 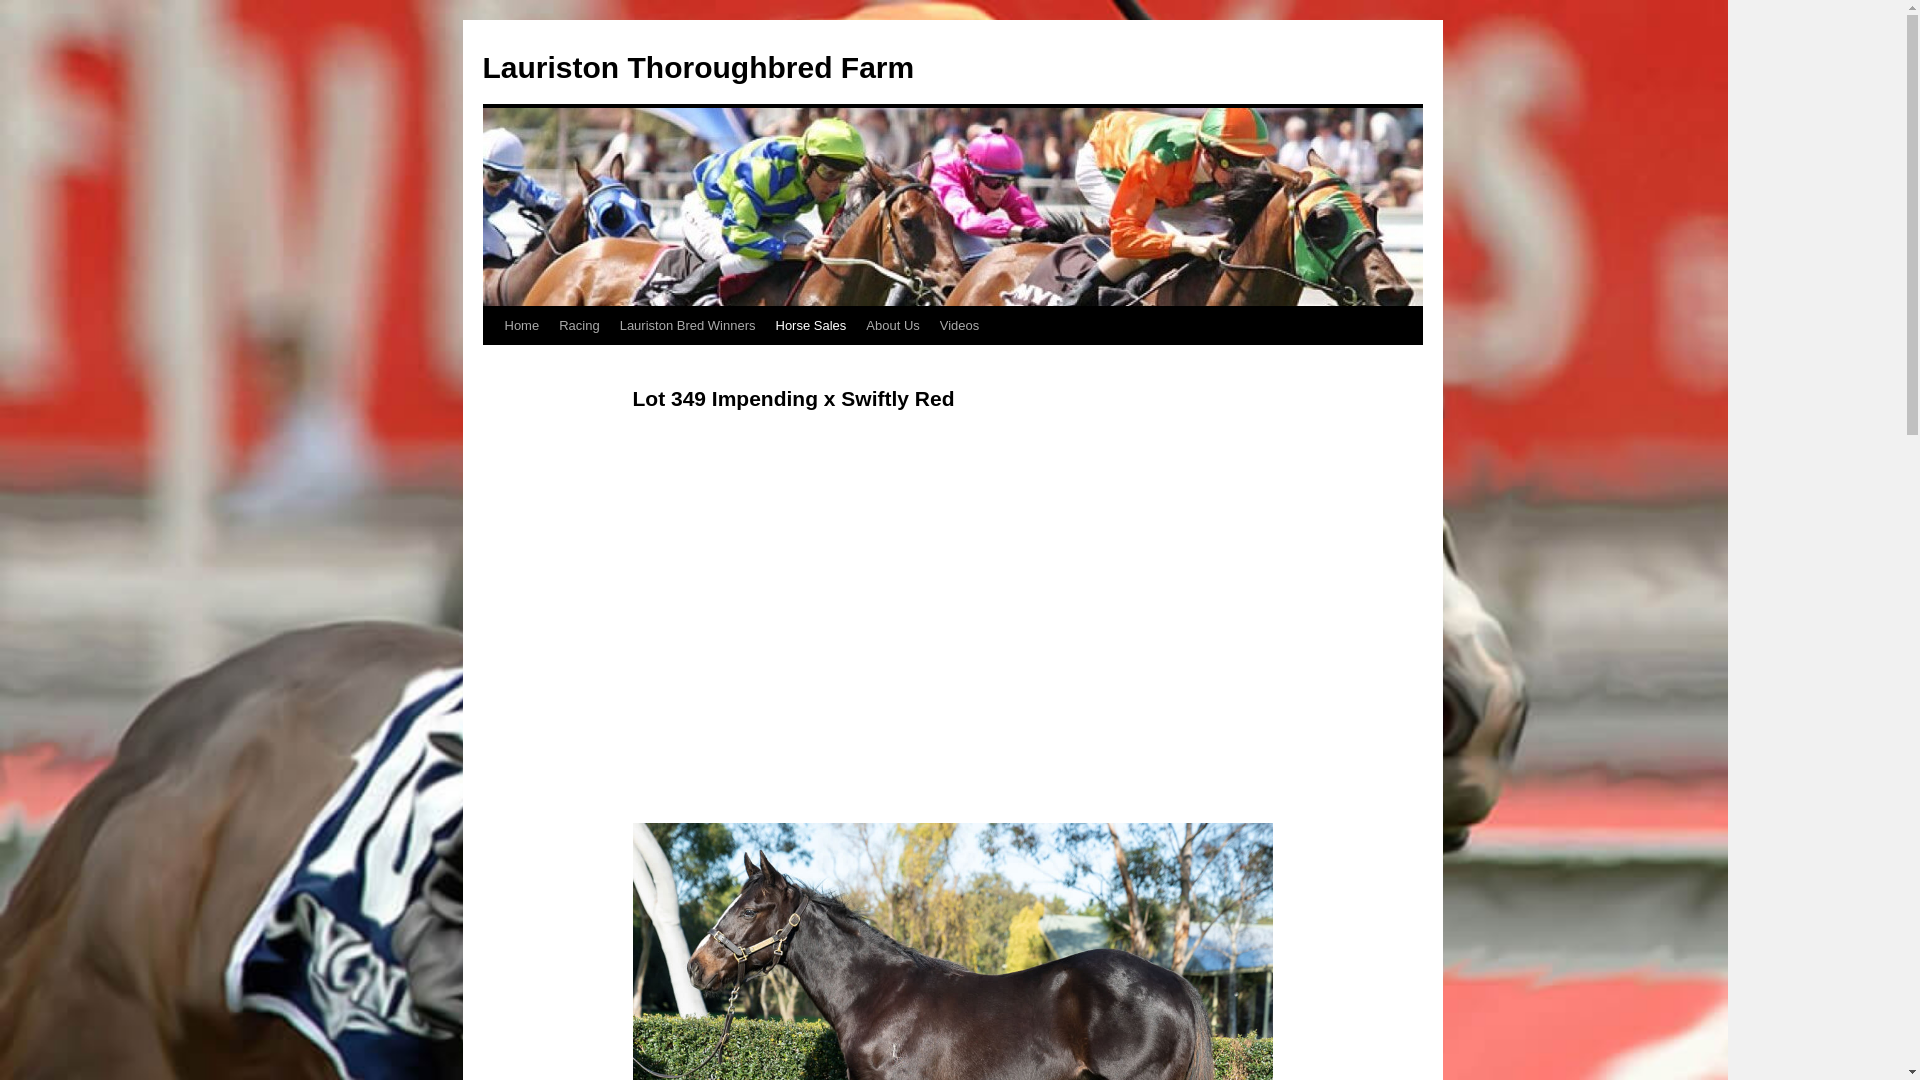 I want to click on 'About Us', so click(x=891, y=325).